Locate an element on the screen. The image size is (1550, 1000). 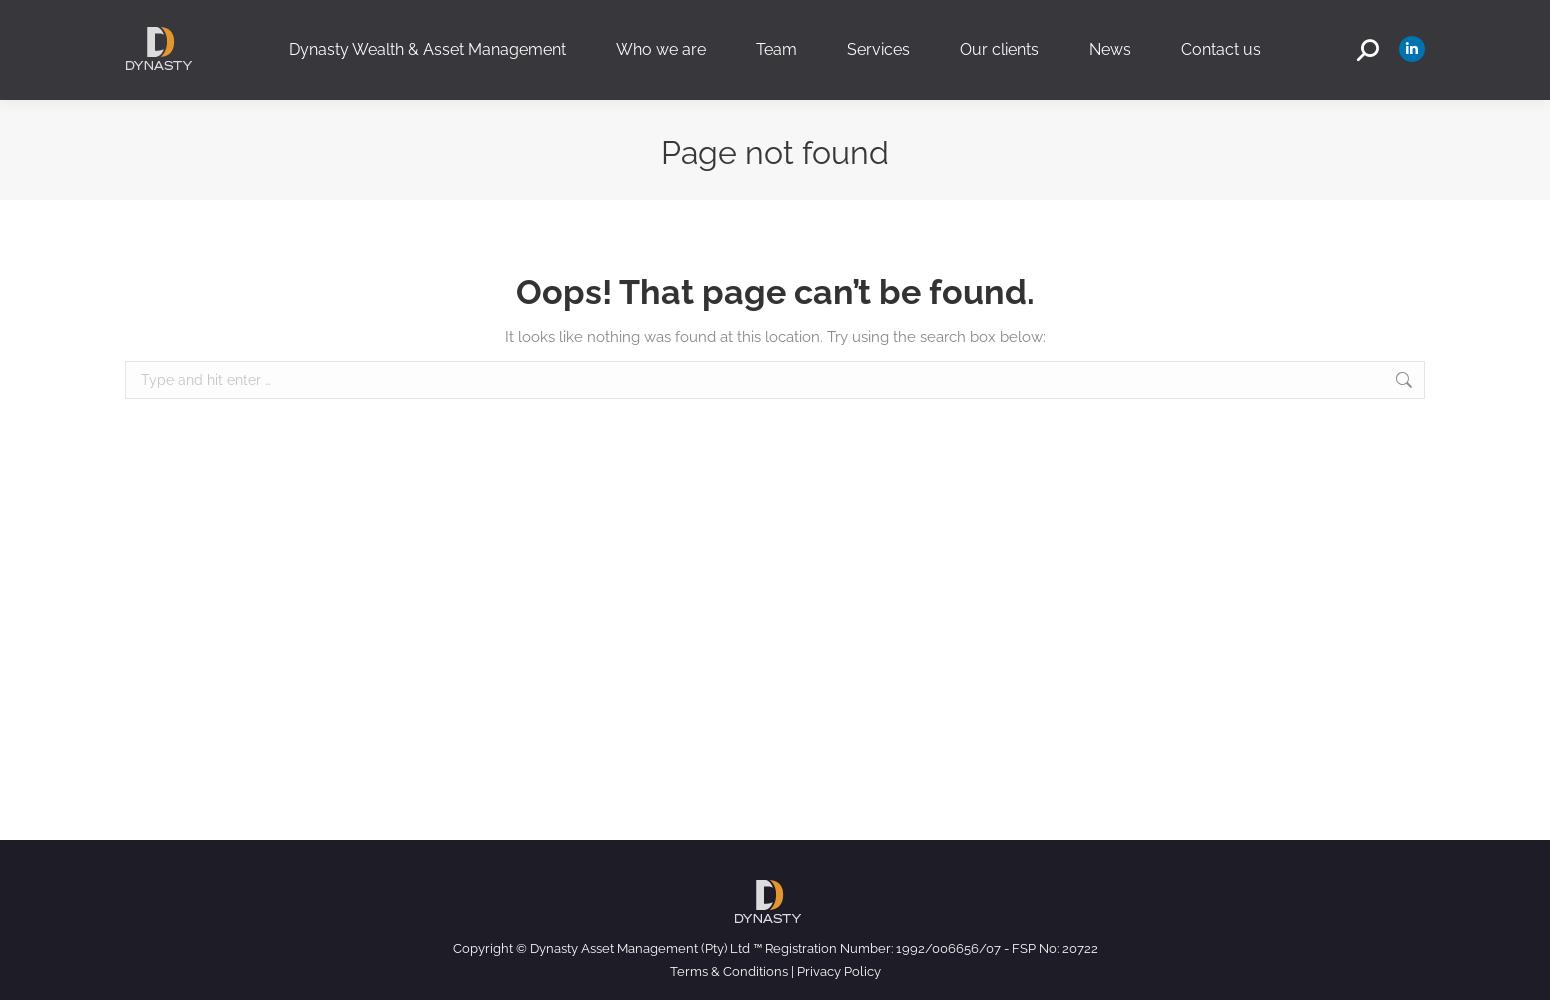
'Dynasty Wealth & Asset Management' is located at coordinates (426, 49).